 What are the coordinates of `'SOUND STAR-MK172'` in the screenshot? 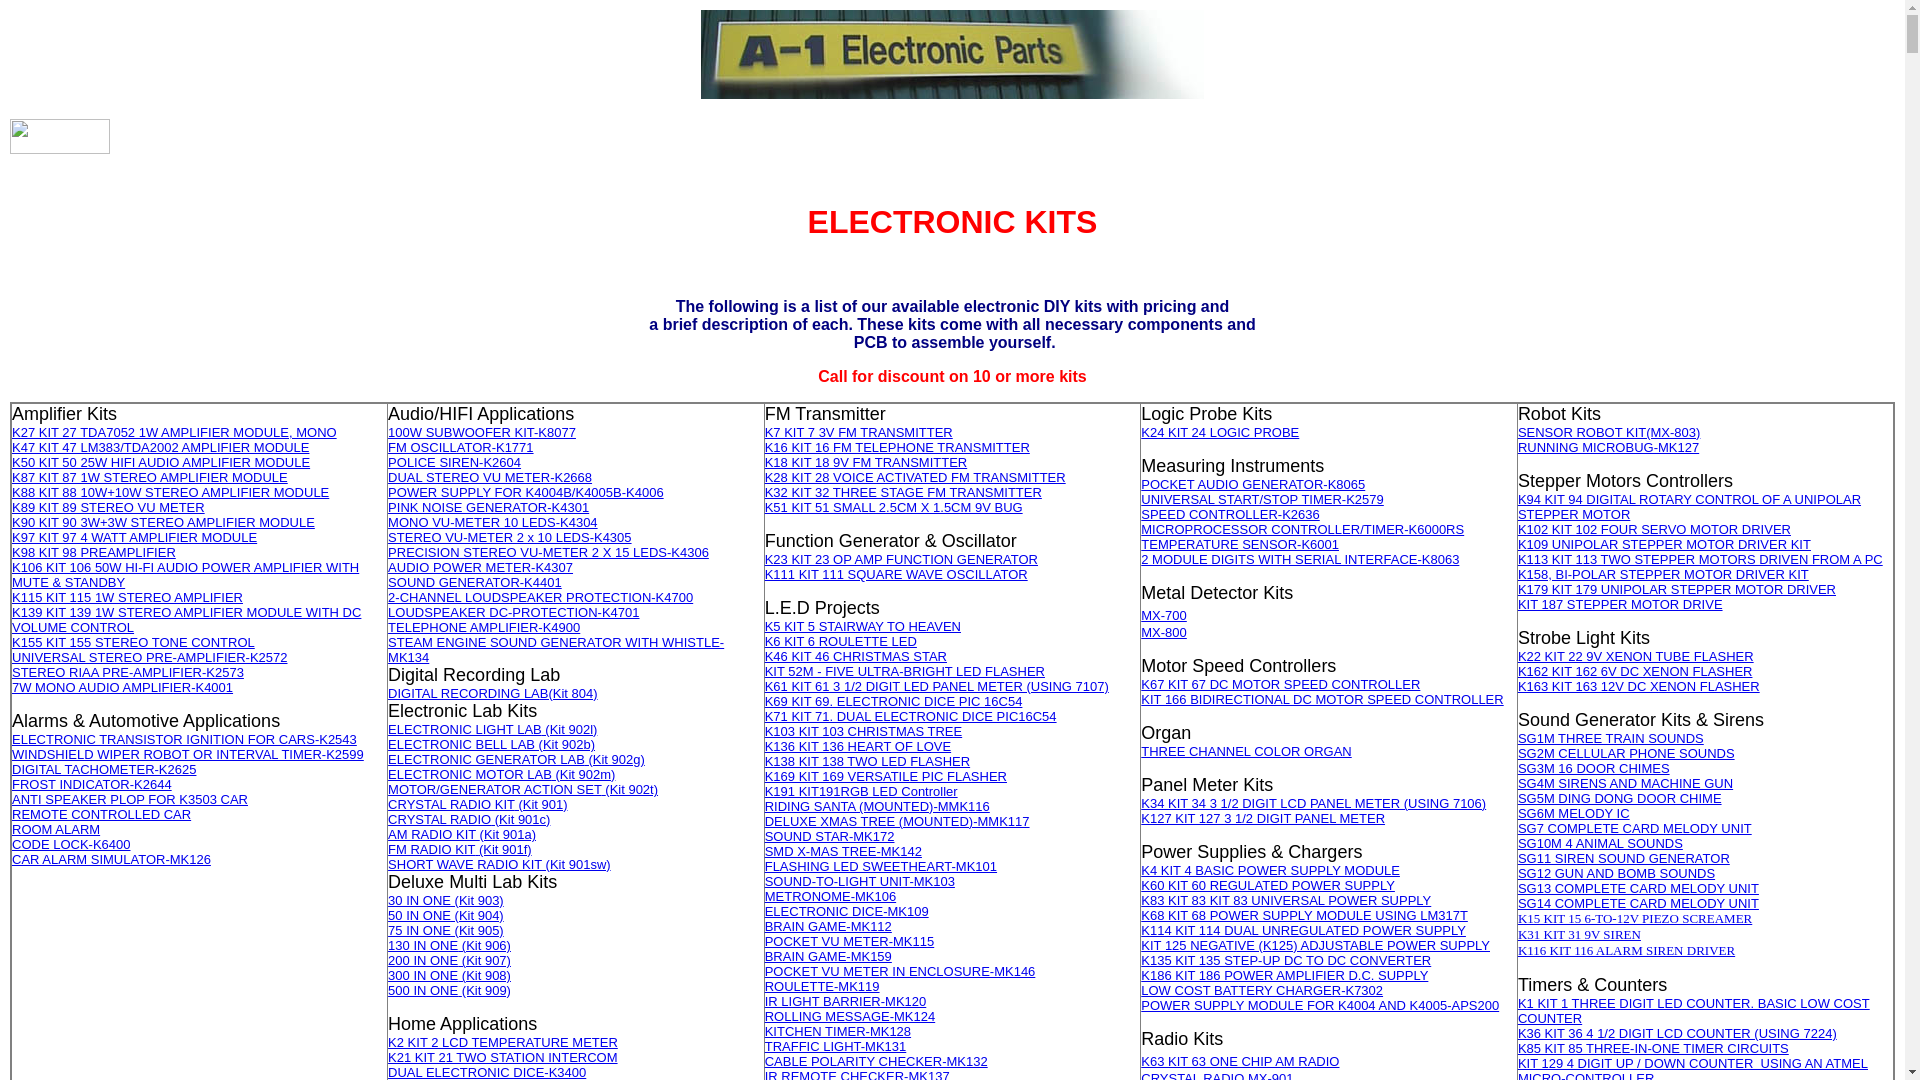 It's located at (830, 836).